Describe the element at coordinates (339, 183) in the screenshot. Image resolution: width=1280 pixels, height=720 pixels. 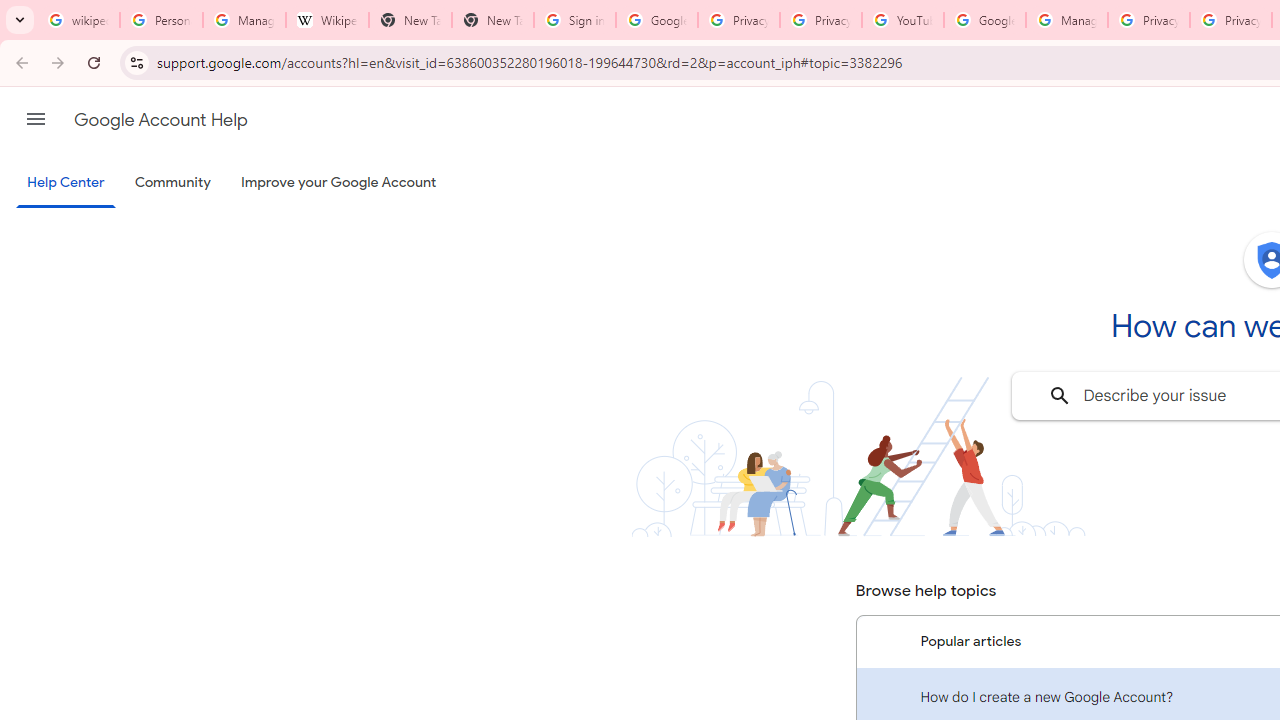
I see `'Improve your Google Account'` at that location.